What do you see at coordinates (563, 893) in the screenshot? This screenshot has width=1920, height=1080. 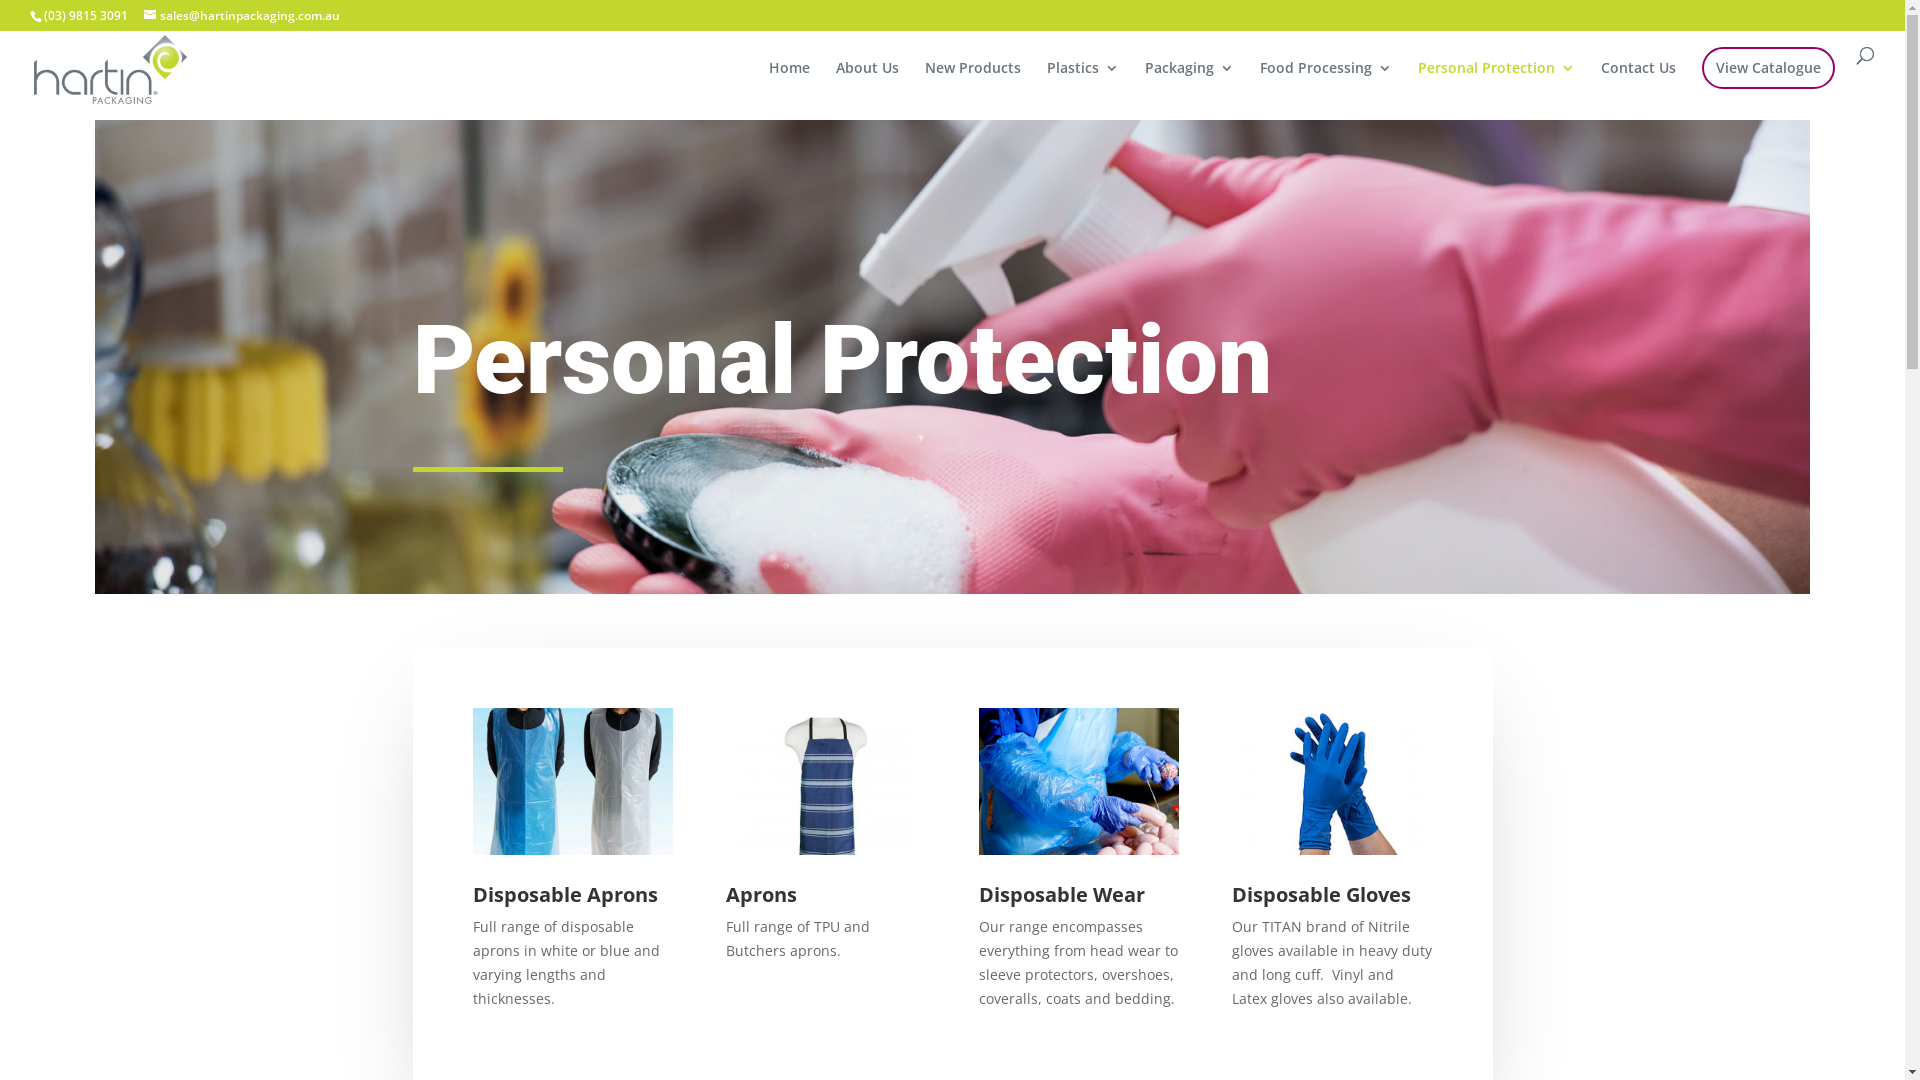 I see `'Disposable Aprons'` at bounding box center [563, 893].